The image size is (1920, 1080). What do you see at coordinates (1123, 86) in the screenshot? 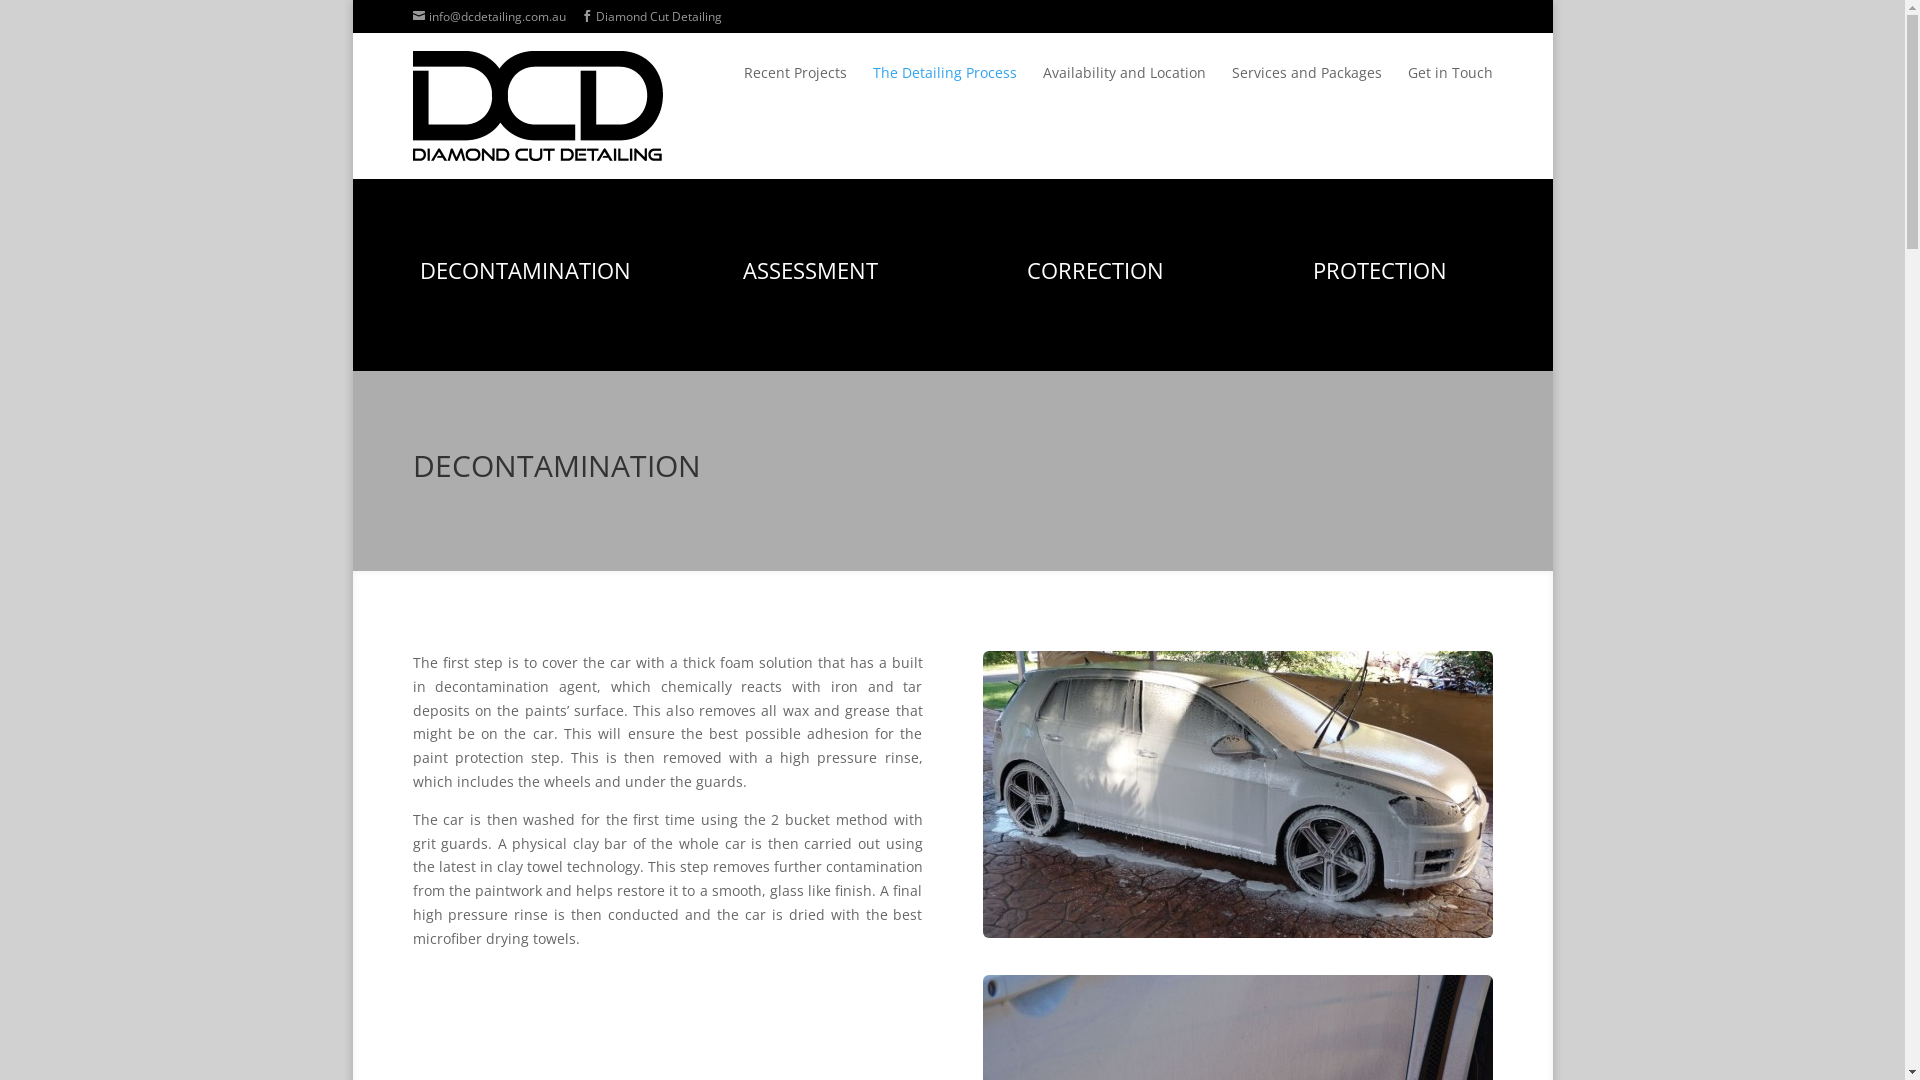
I see `'Availability and Location'` at bounding box center [1123, 86].